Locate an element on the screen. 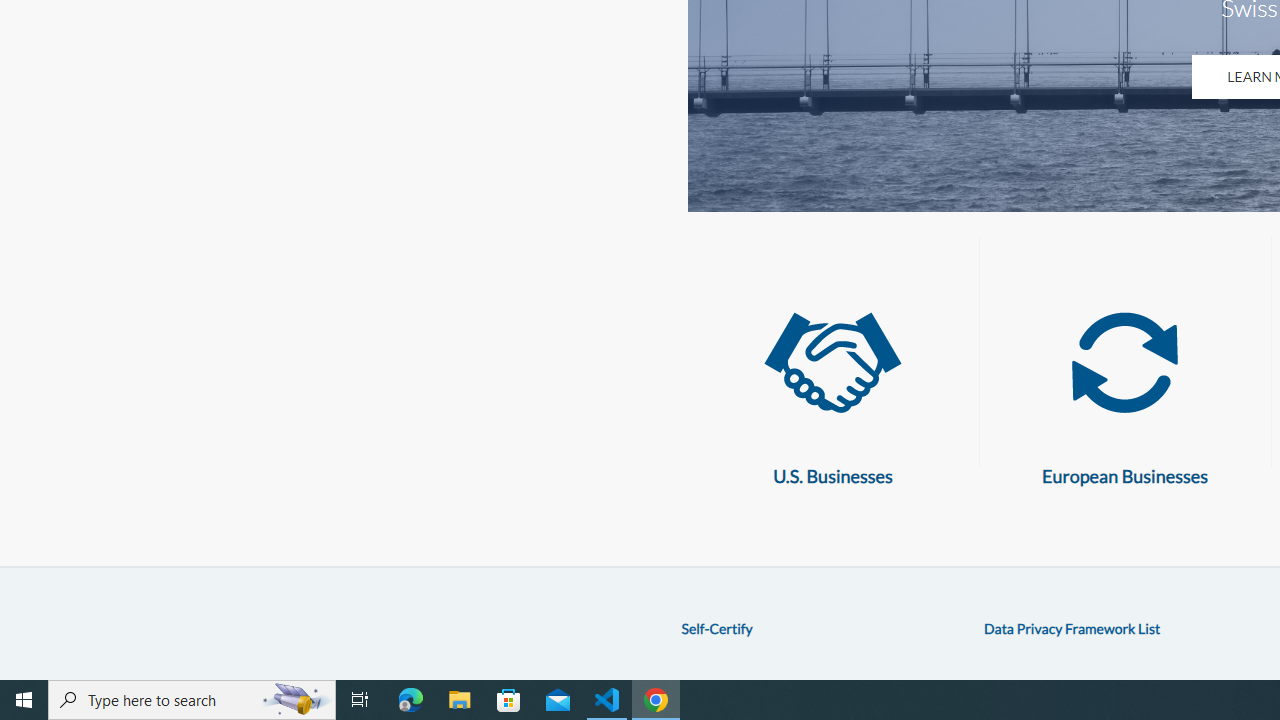 This screenshot has height=720, width=1280. 'U.S. Businesses' is located at coordinates (832, 363).